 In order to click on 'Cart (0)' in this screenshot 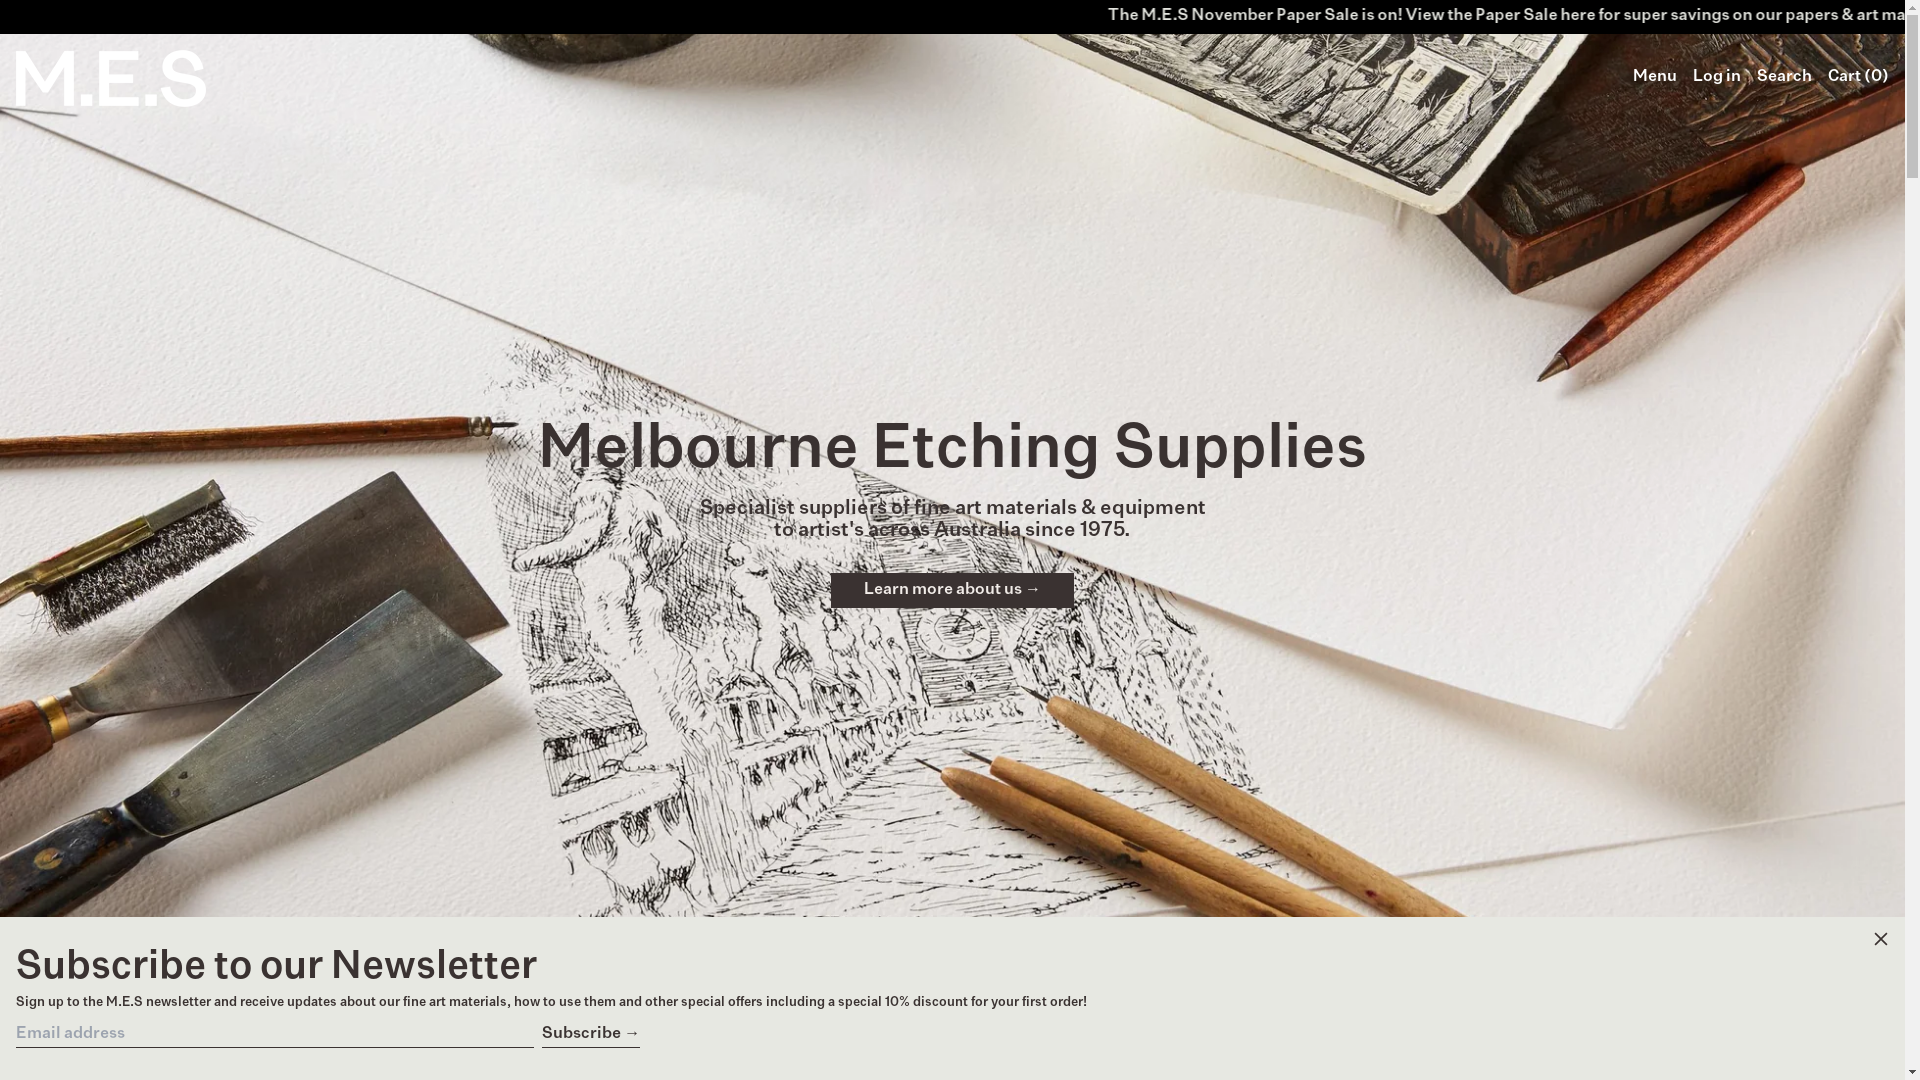, I will do `click(1857, 76)`.